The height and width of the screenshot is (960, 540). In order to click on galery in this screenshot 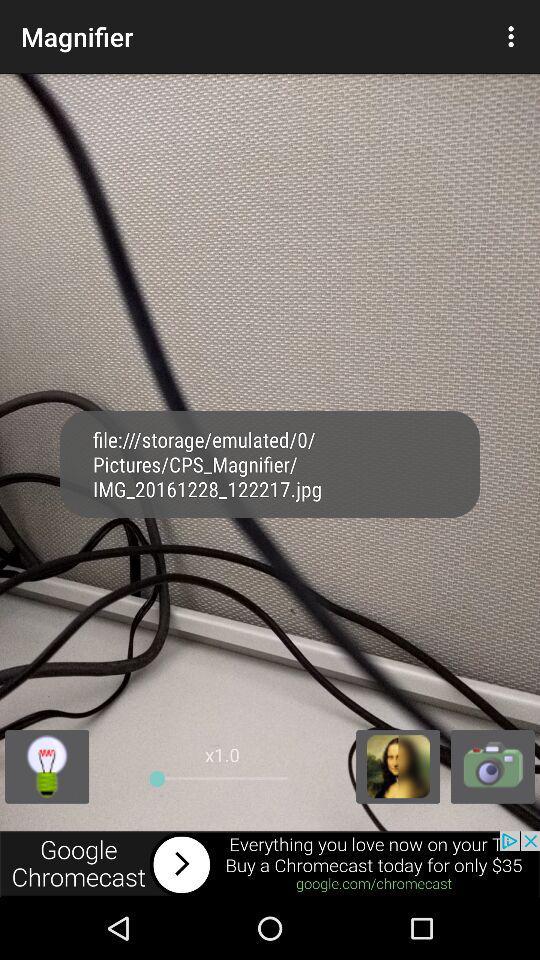, I will do `click(398, 765)`.